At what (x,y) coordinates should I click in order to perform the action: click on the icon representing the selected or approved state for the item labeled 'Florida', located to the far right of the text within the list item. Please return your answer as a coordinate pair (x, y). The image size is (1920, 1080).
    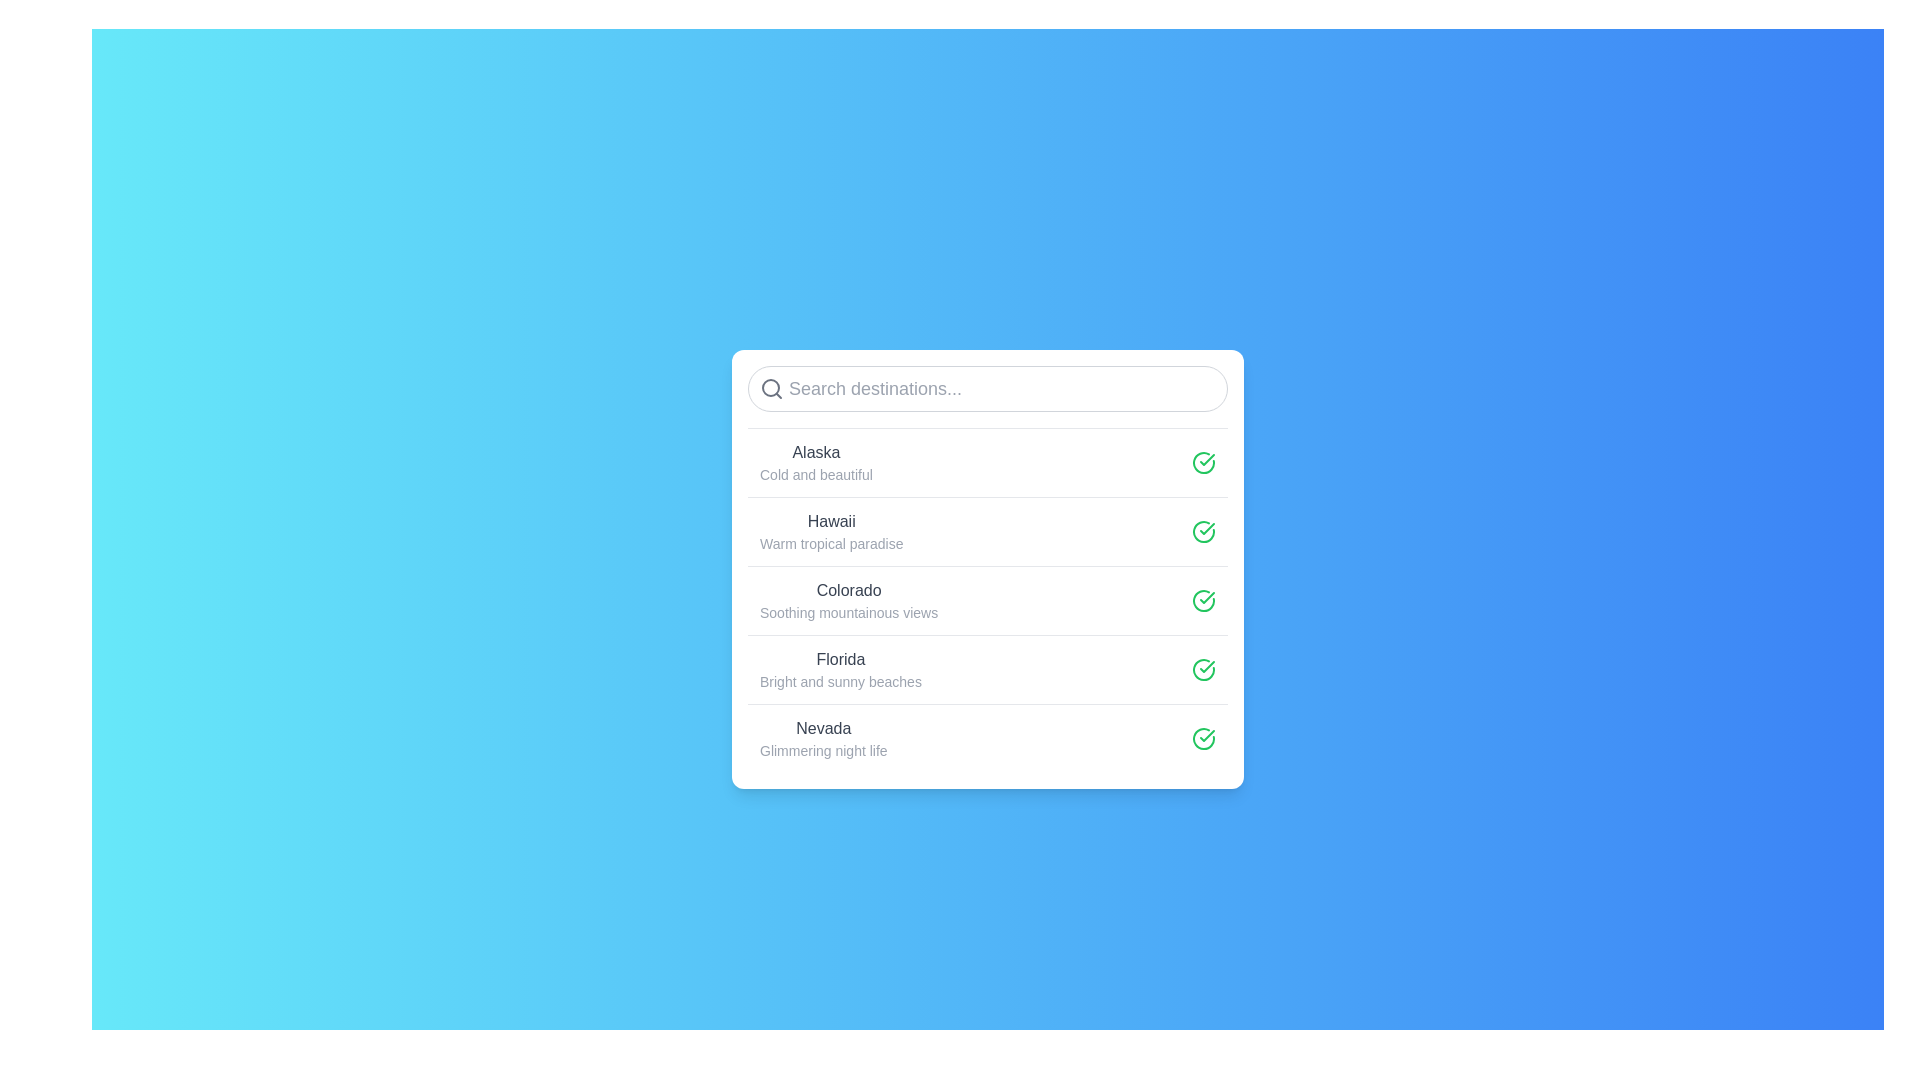
    Looking at the image, I should click on (1203, 669).